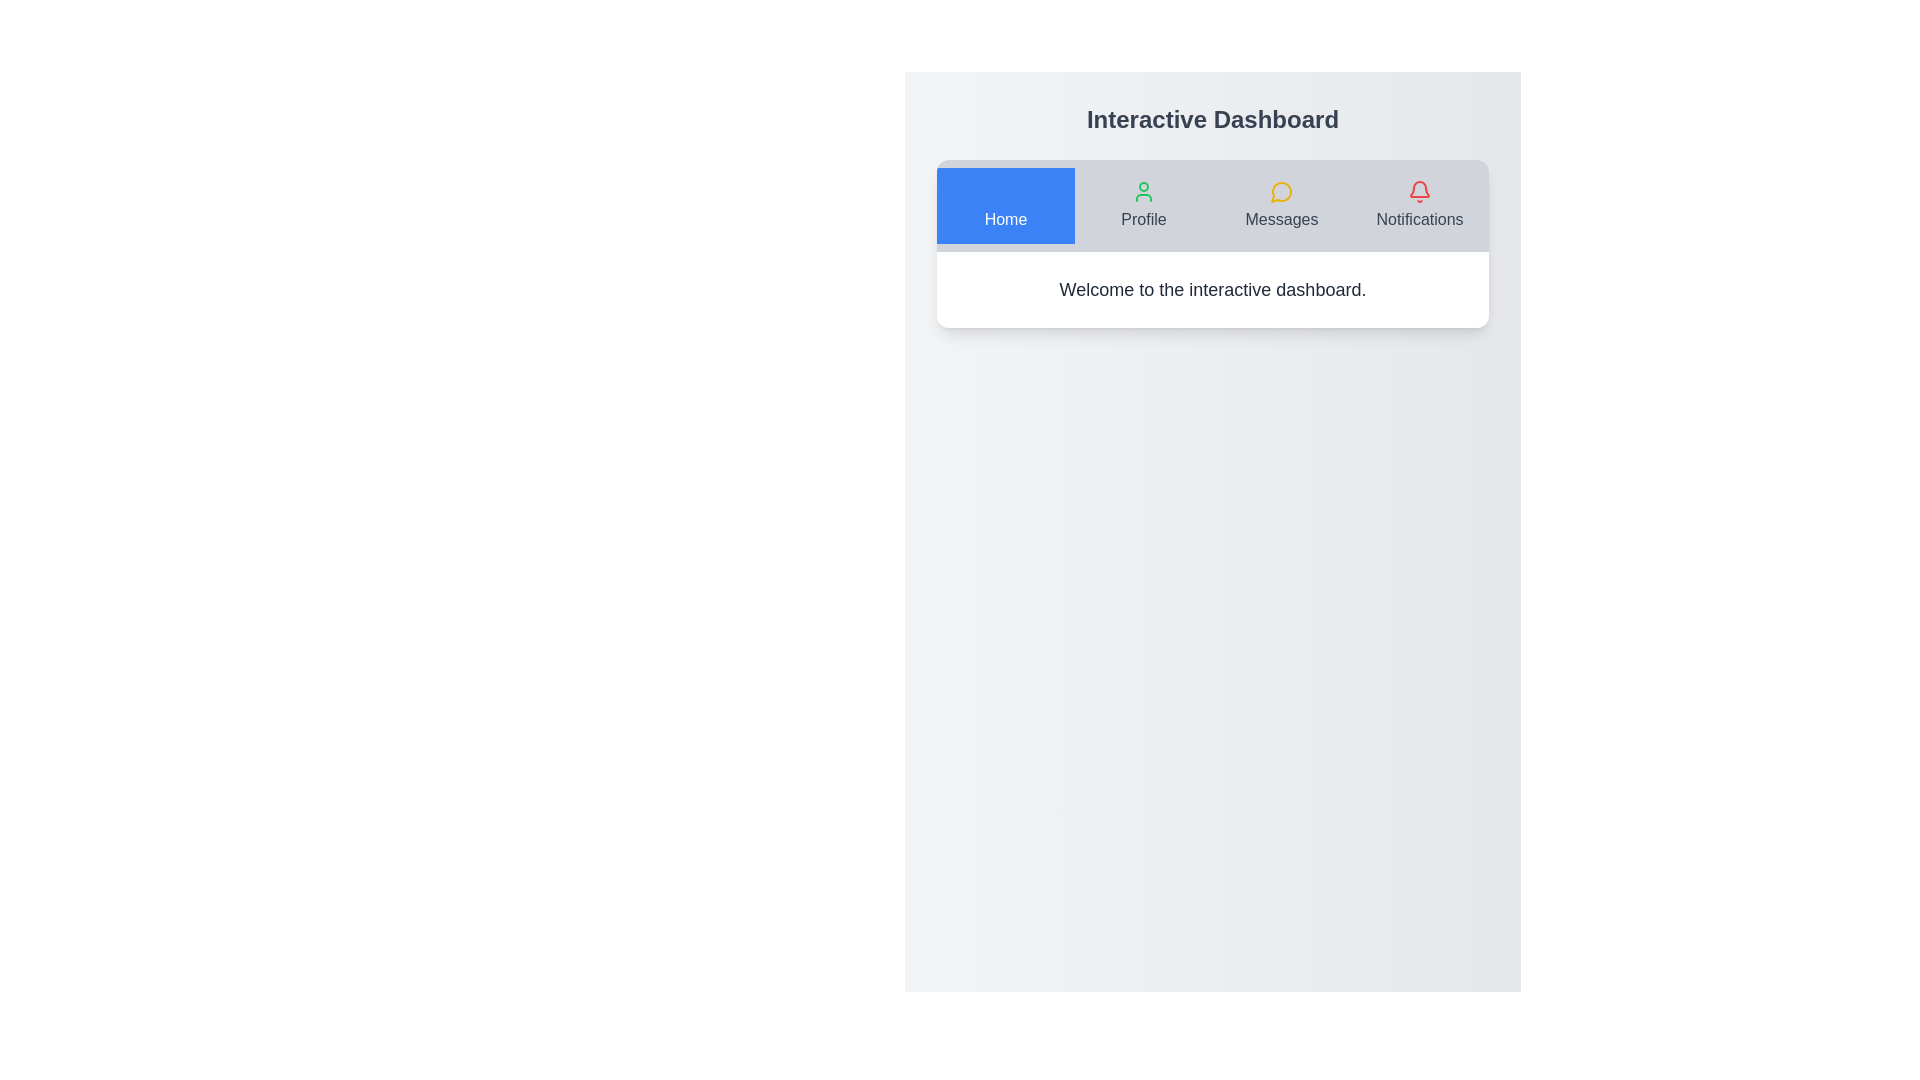 Image resolution: width=1920 pixels, height=1080 pixels. What do you see at coordinates (1419, 219) in the screenshot?
I see `the 'Notifications' text label located at the far right of the navigation bar, directly underneath the bell icon` at bounding box center [1419, 219].